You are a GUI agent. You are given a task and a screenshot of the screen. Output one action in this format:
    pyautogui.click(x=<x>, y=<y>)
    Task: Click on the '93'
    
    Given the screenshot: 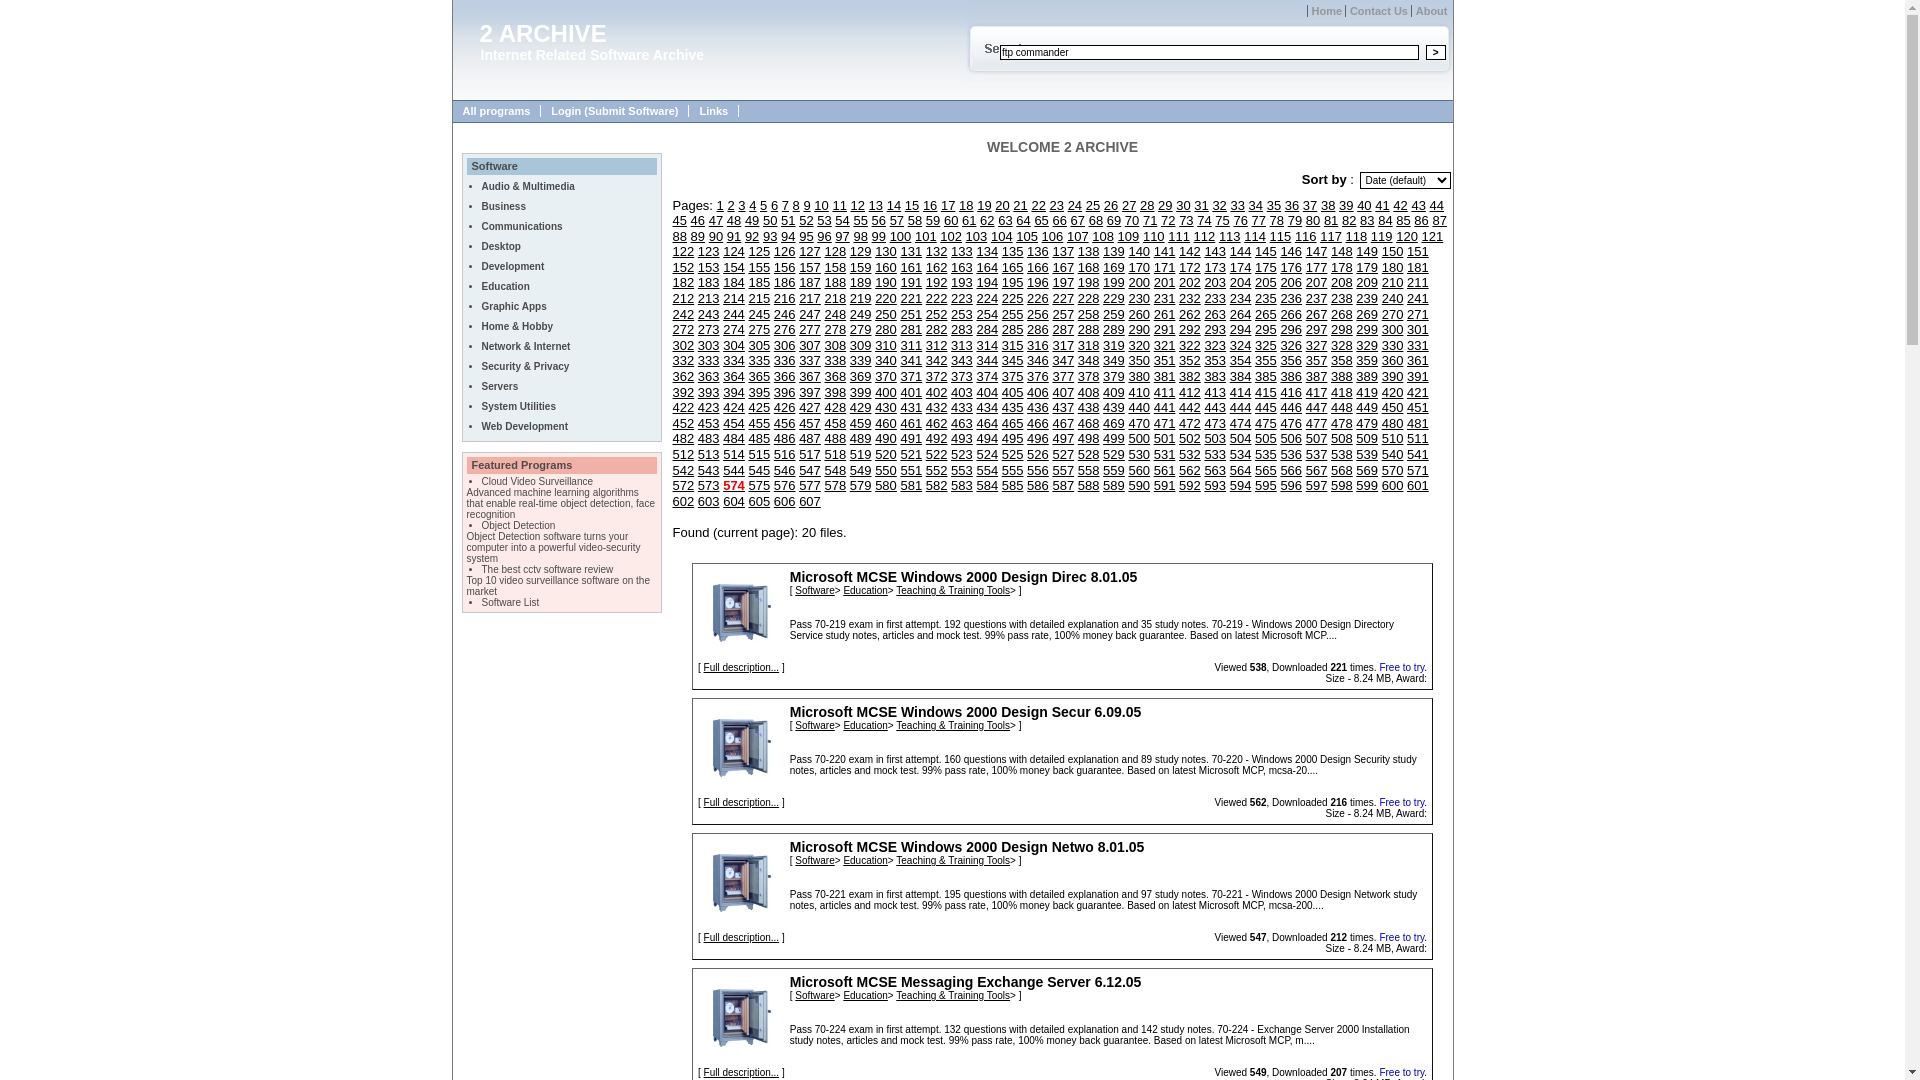 What is the action you would take?
    pyautogui.click(x=768, y=235)
    